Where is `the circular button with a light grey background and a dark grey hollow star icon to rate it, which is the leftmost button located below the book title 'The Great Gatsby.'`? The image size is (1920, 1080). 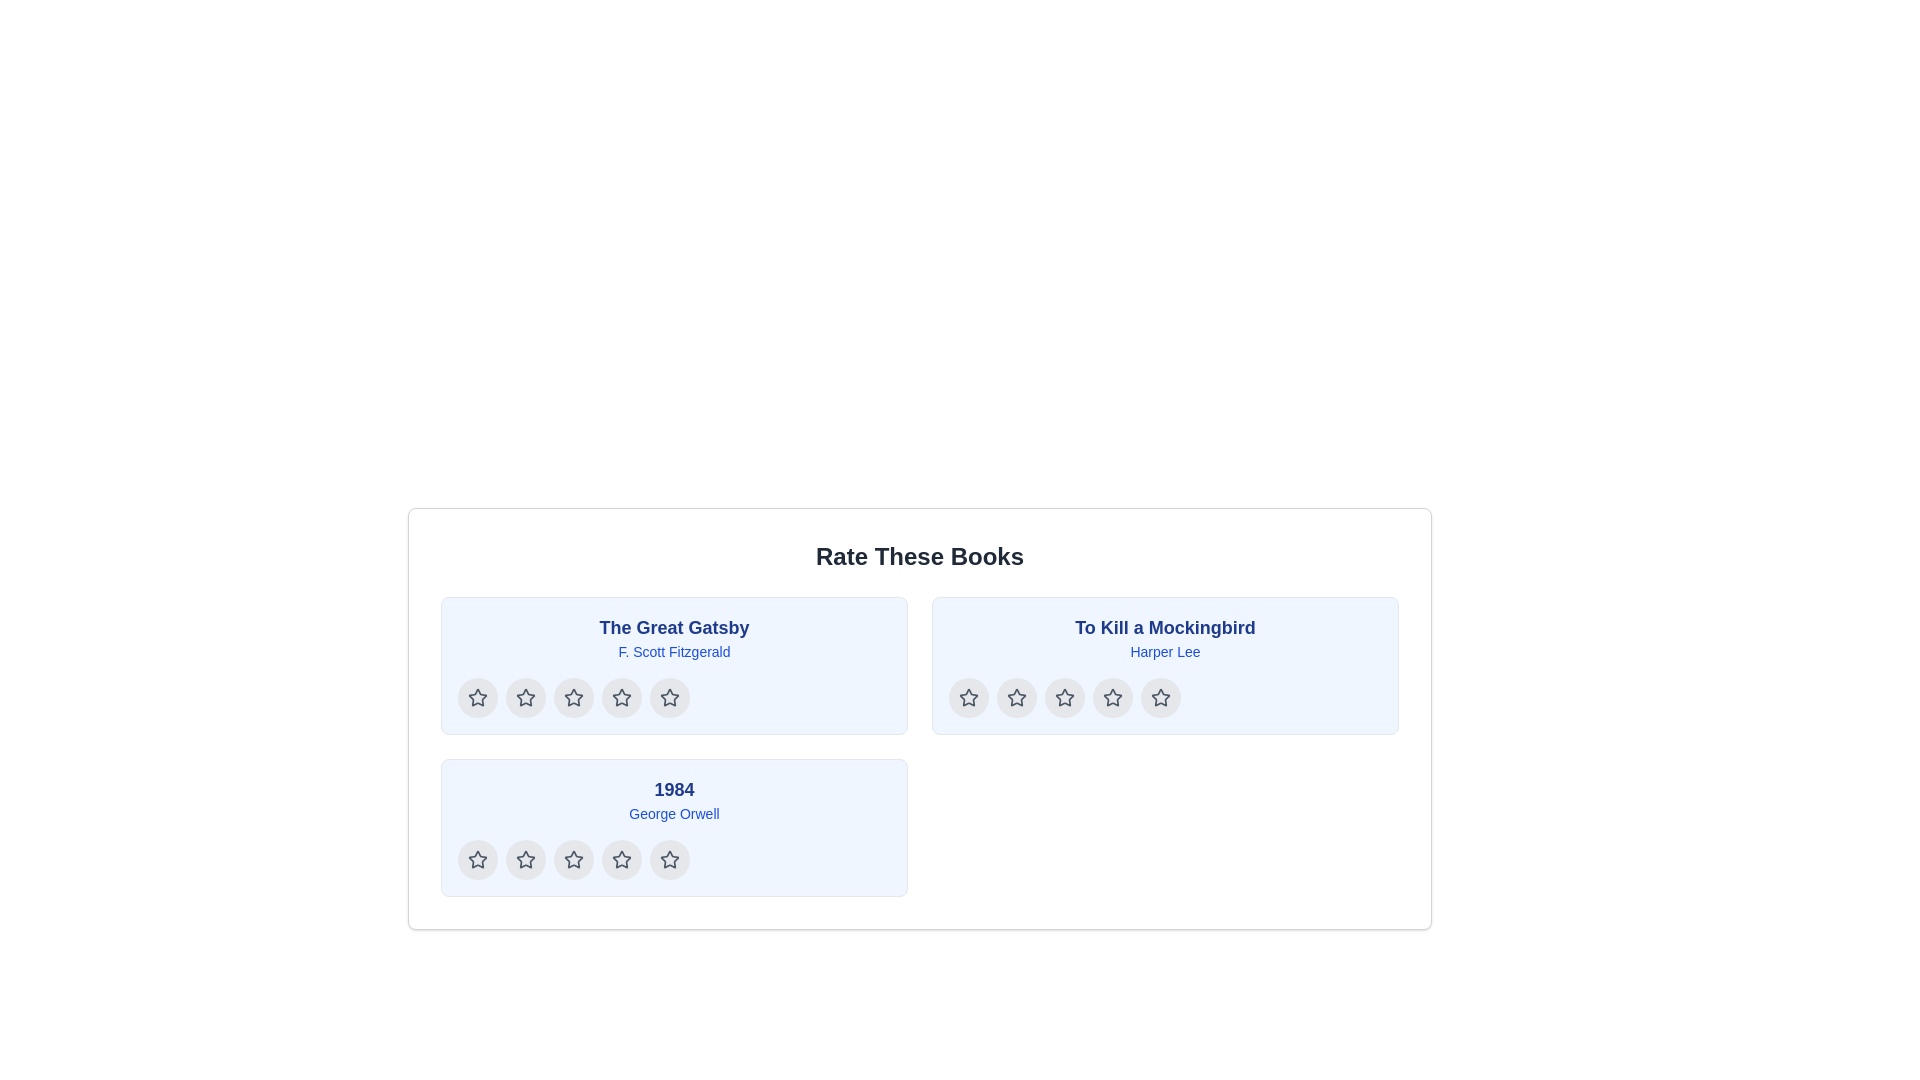
the circular button with a light grey background and a dark grey hollow star icon to rate it, which is the leftmost button located below the book title 'The Great Gatsby.' is located at coordinates (477, 697).